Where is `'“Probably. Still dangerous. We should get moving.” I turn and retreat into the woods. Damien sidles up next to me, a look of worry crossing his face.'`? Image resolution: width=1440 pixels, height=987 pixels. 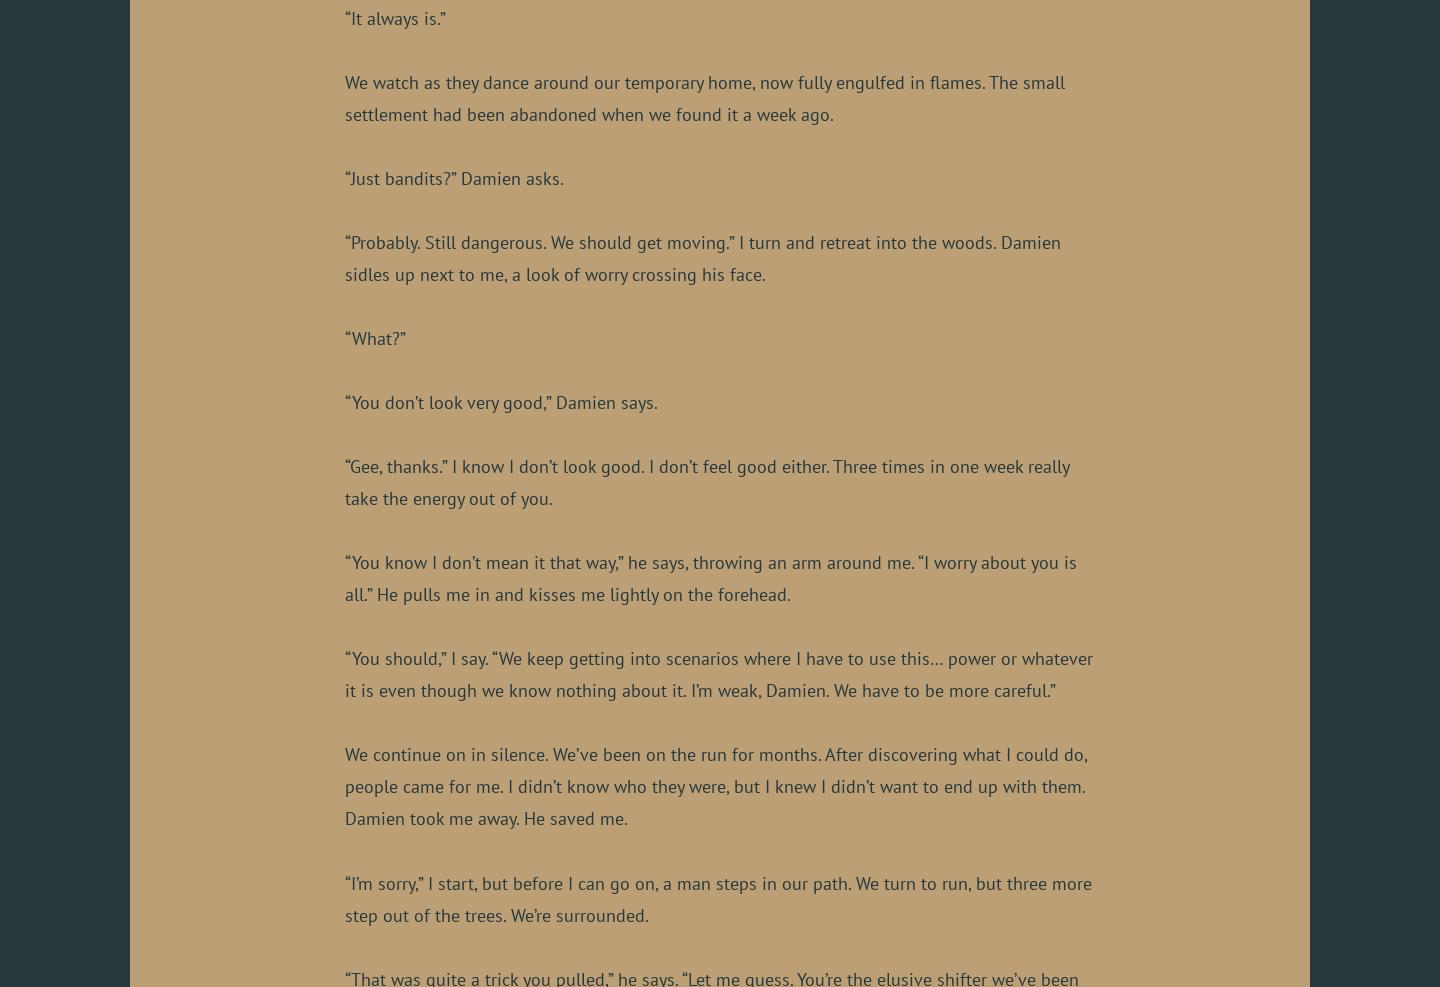
'“Probably. Still dangerous. We should get moving.” I turn and retreat into the woods. Damien sidles up next to me, a look of worry crossing his face.' is located at coordinates (703, 258).